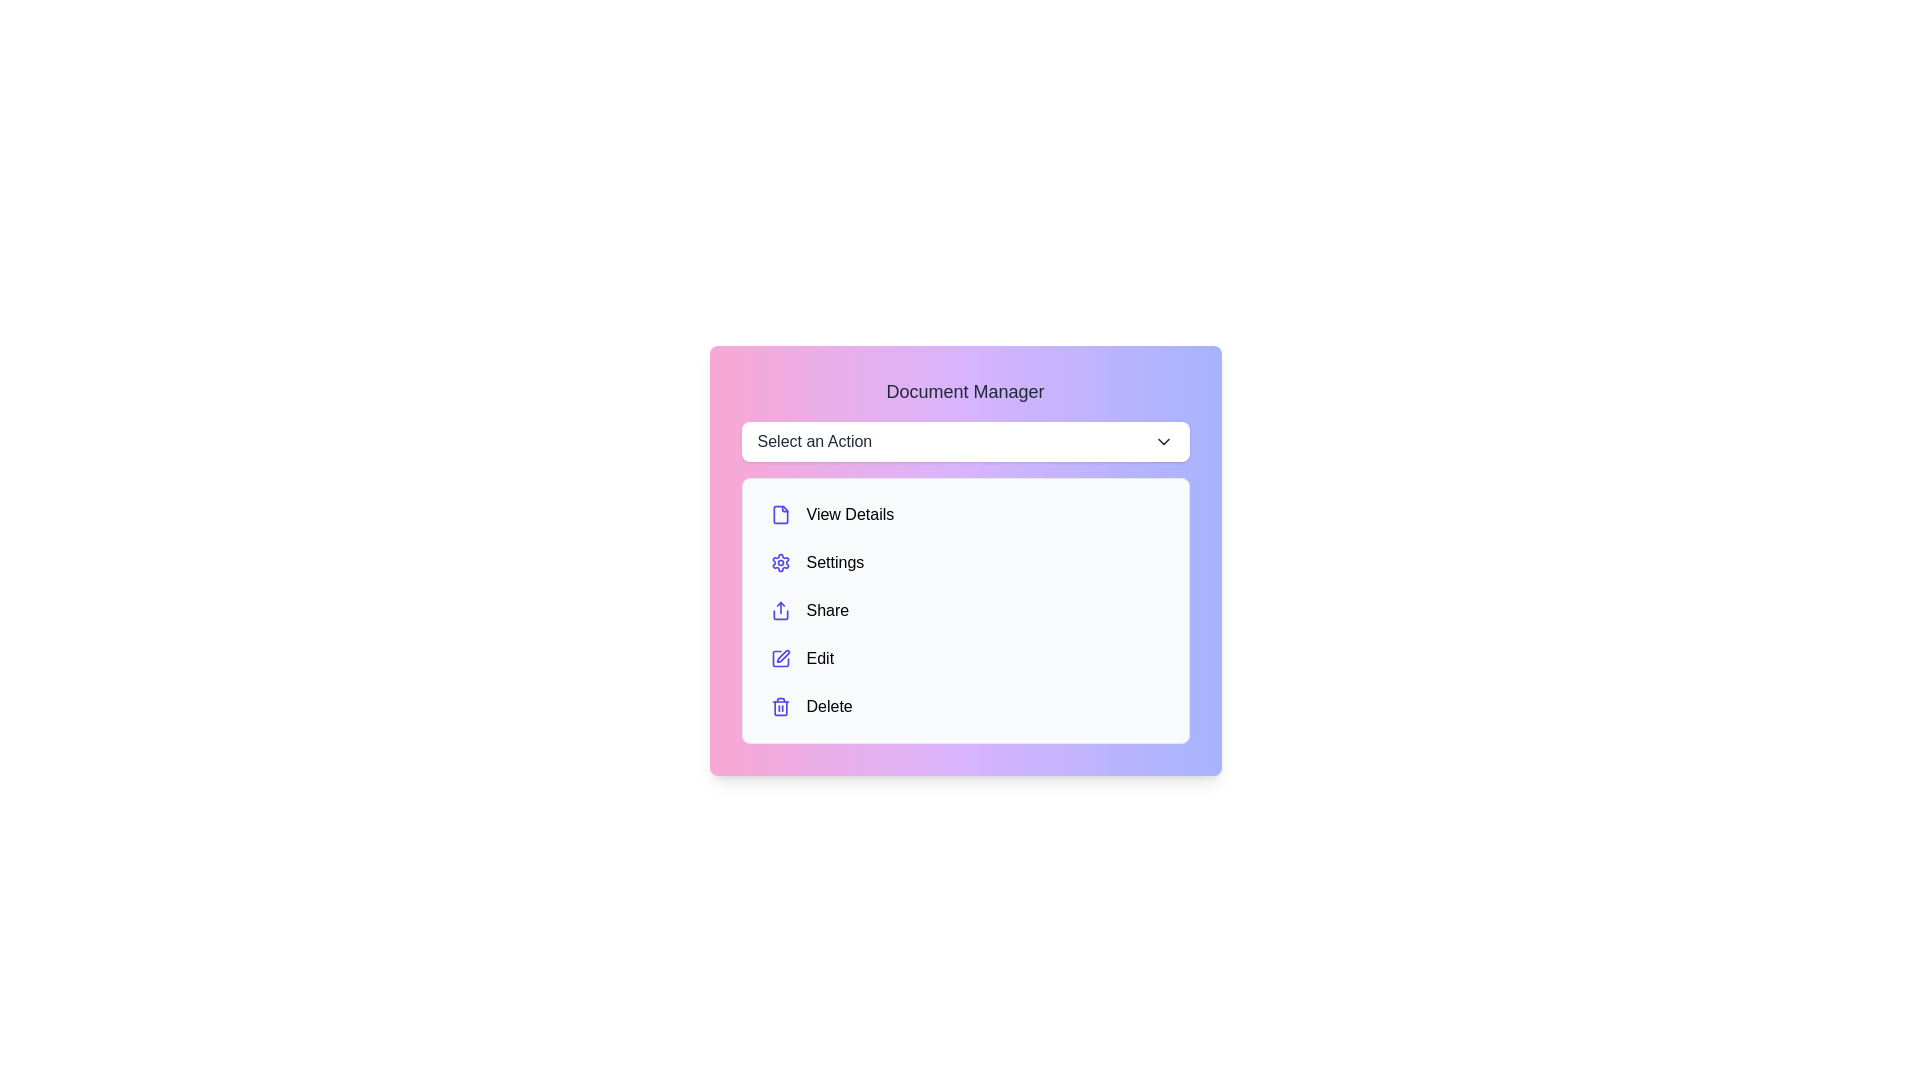  I want to click on the 'Settings' navigation link located under 'Document Manager', so click(965, 563).